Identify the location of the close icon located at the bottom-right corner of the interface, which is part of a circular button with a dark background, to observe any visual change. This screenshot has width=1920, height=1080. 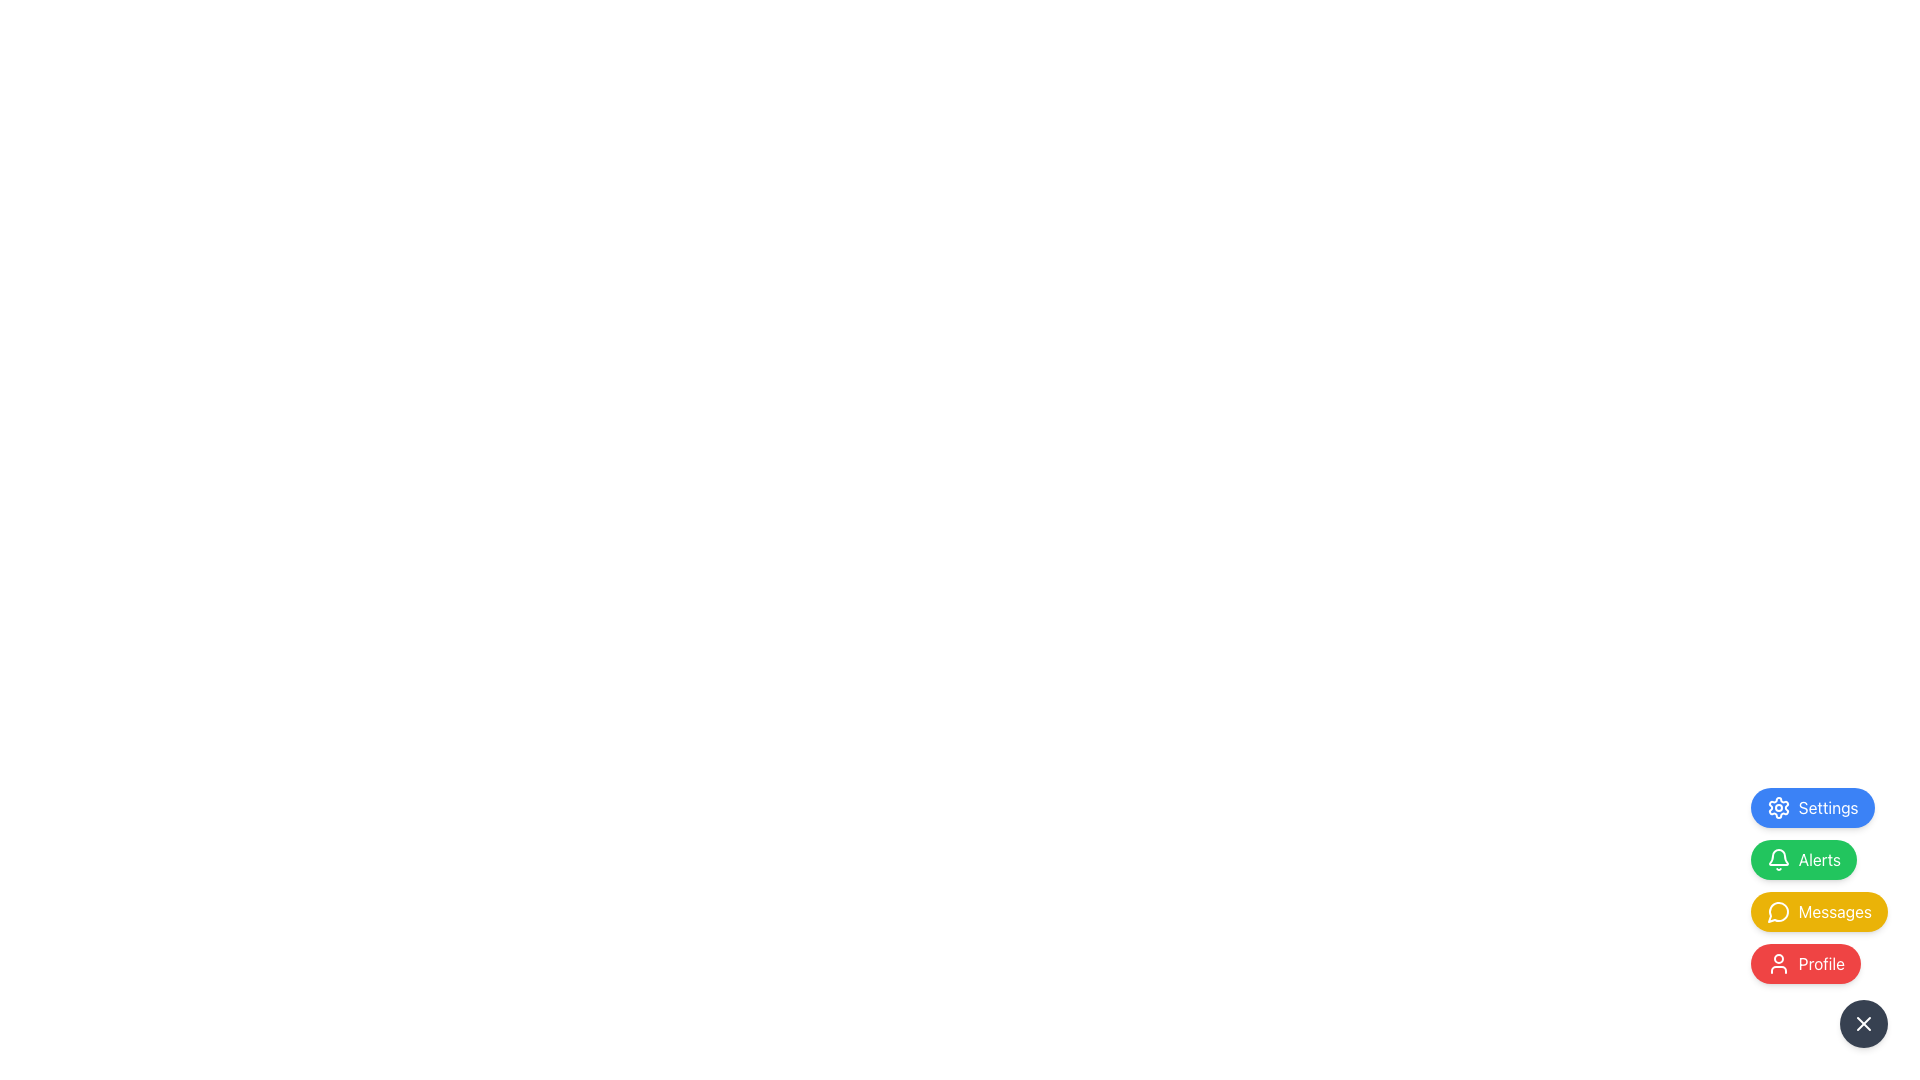
(1862, 1023).